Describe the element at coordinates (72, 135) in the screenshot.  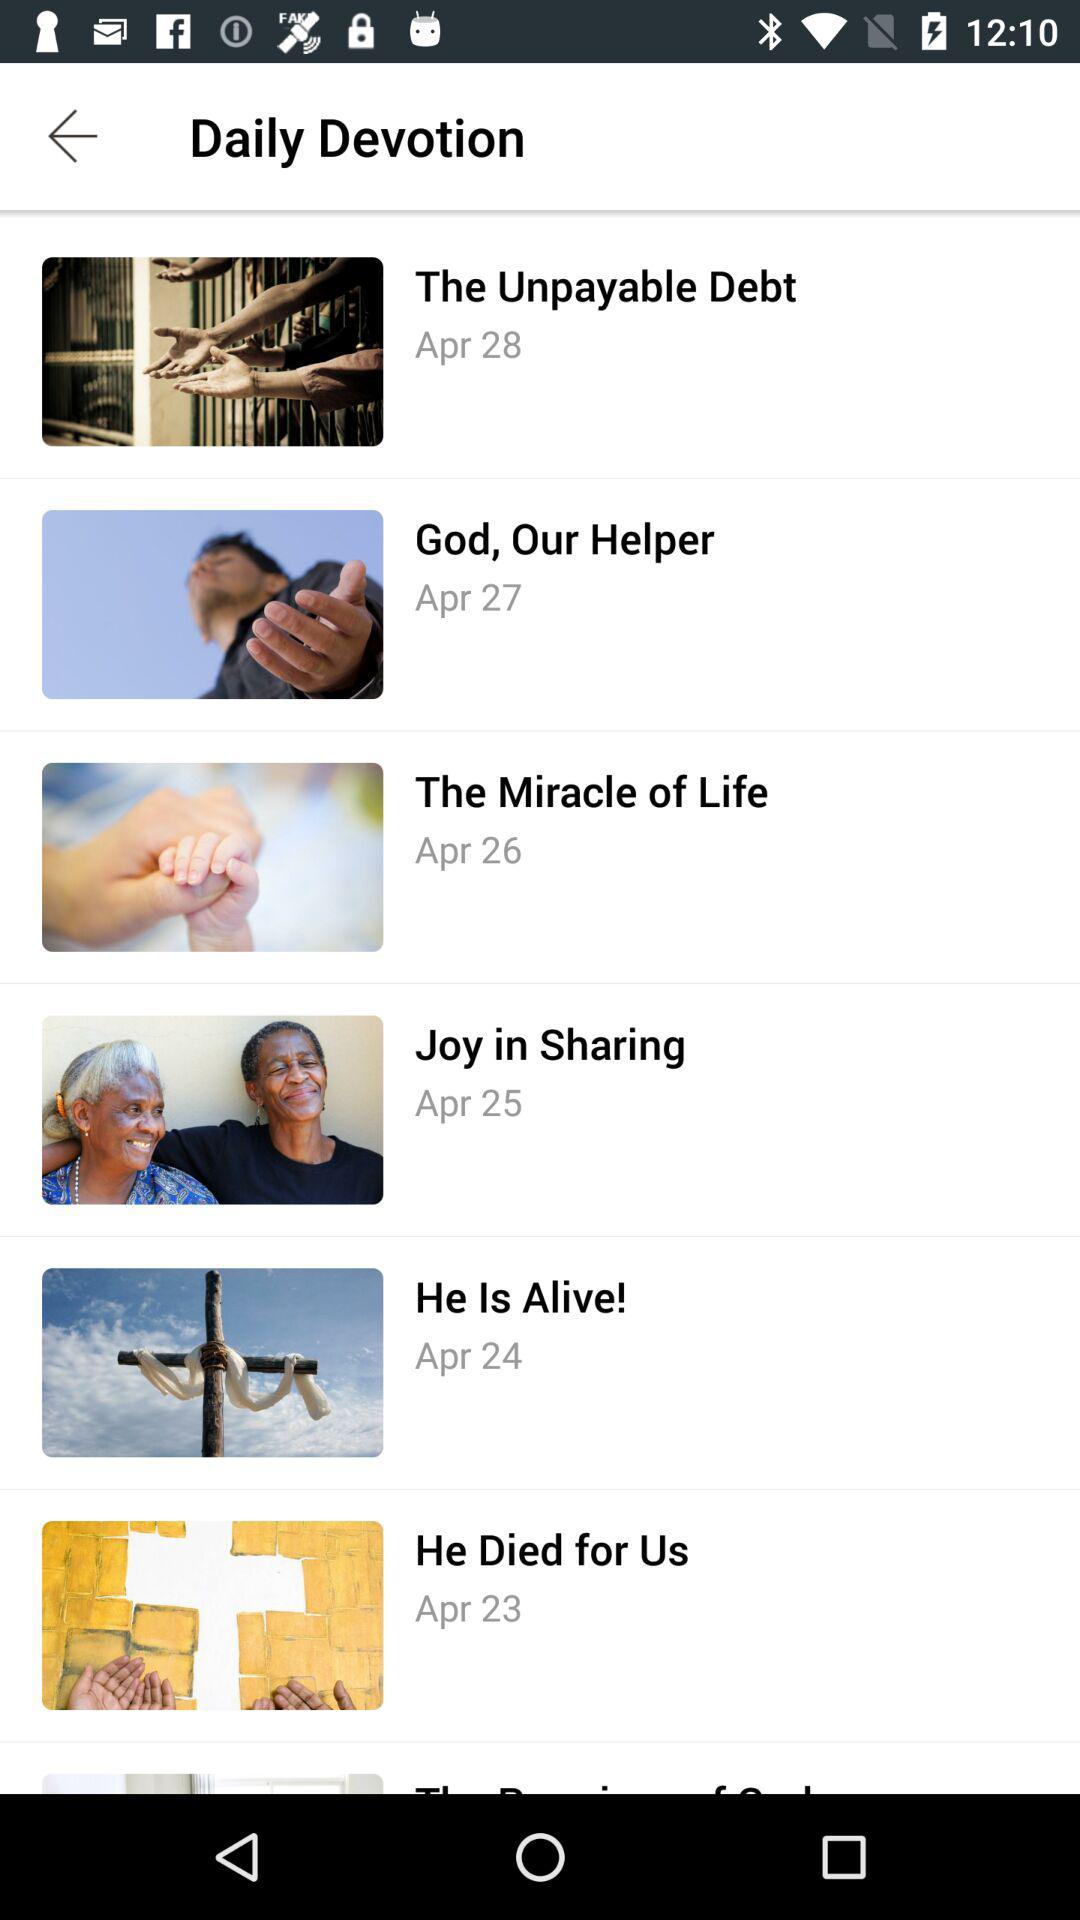
I see `go back` at that location.